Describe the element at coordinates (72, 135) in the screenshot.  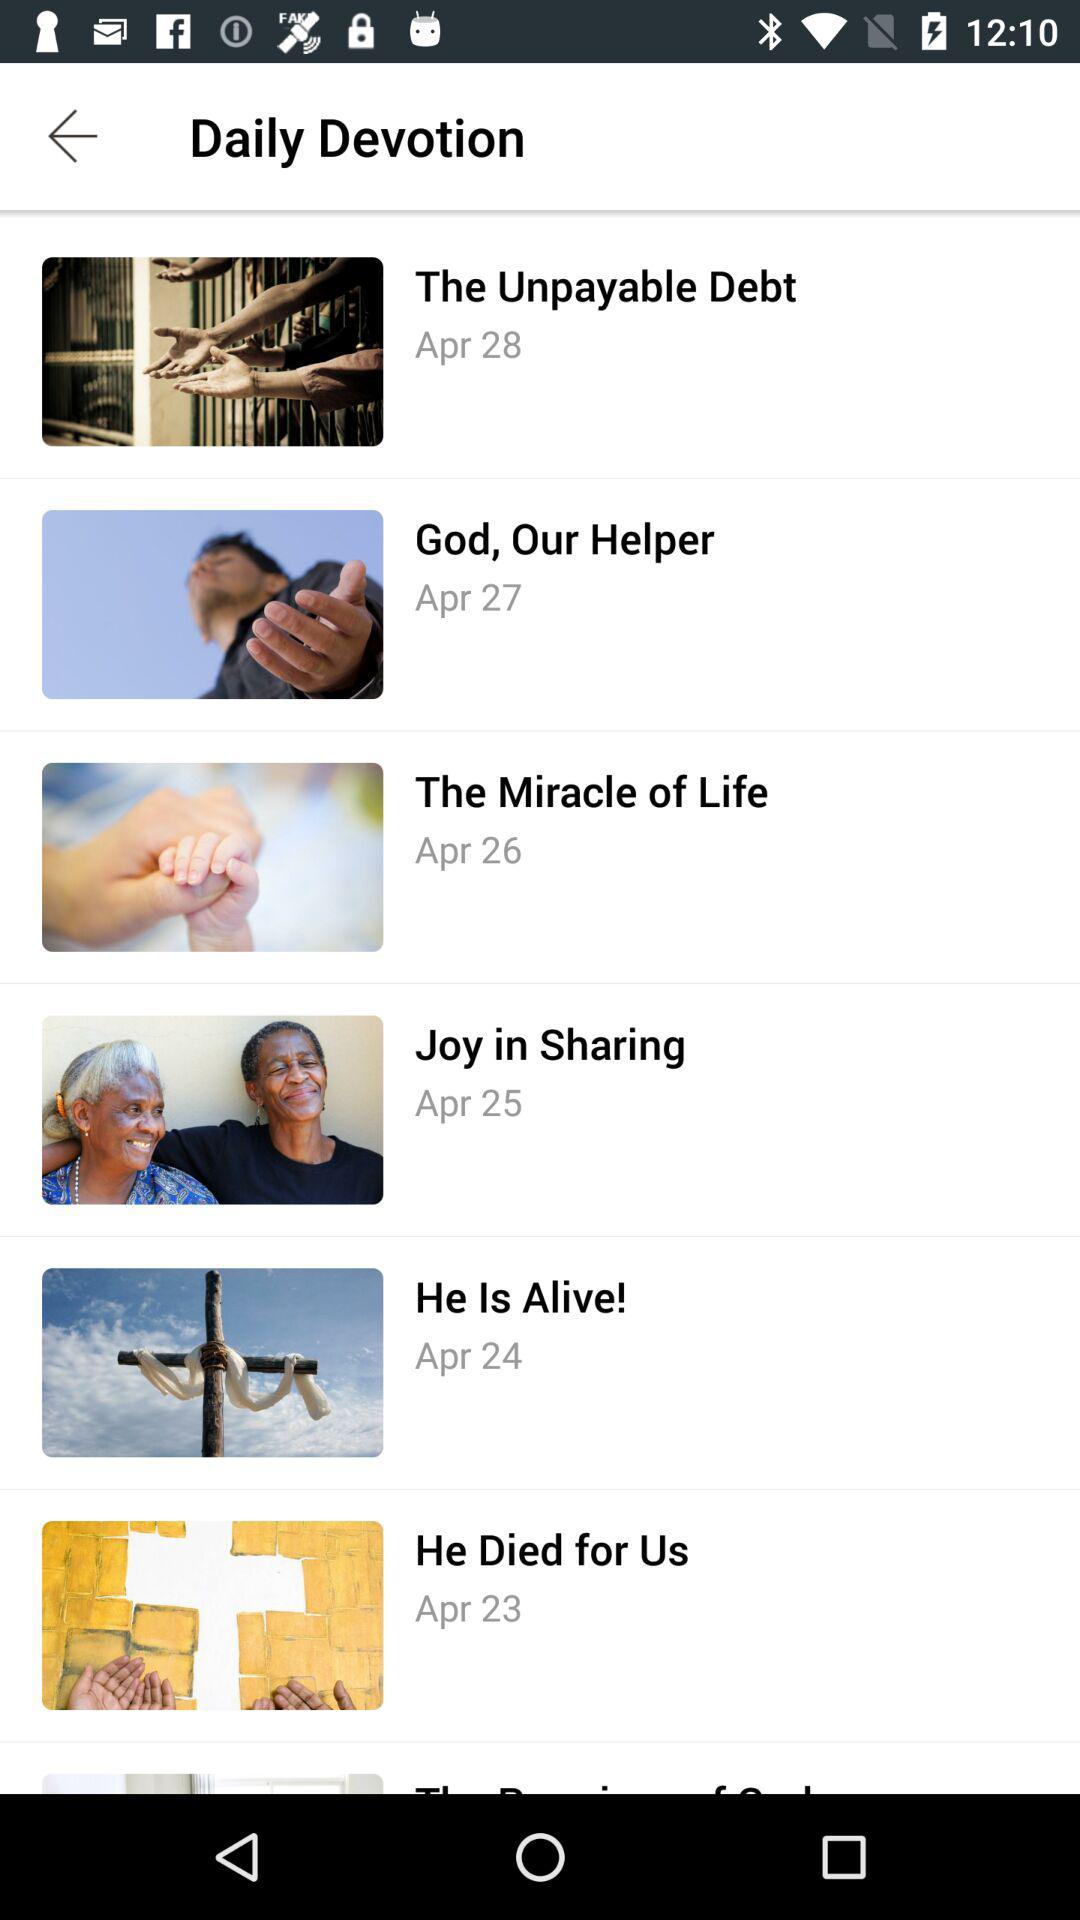
I see `go back` at that location.